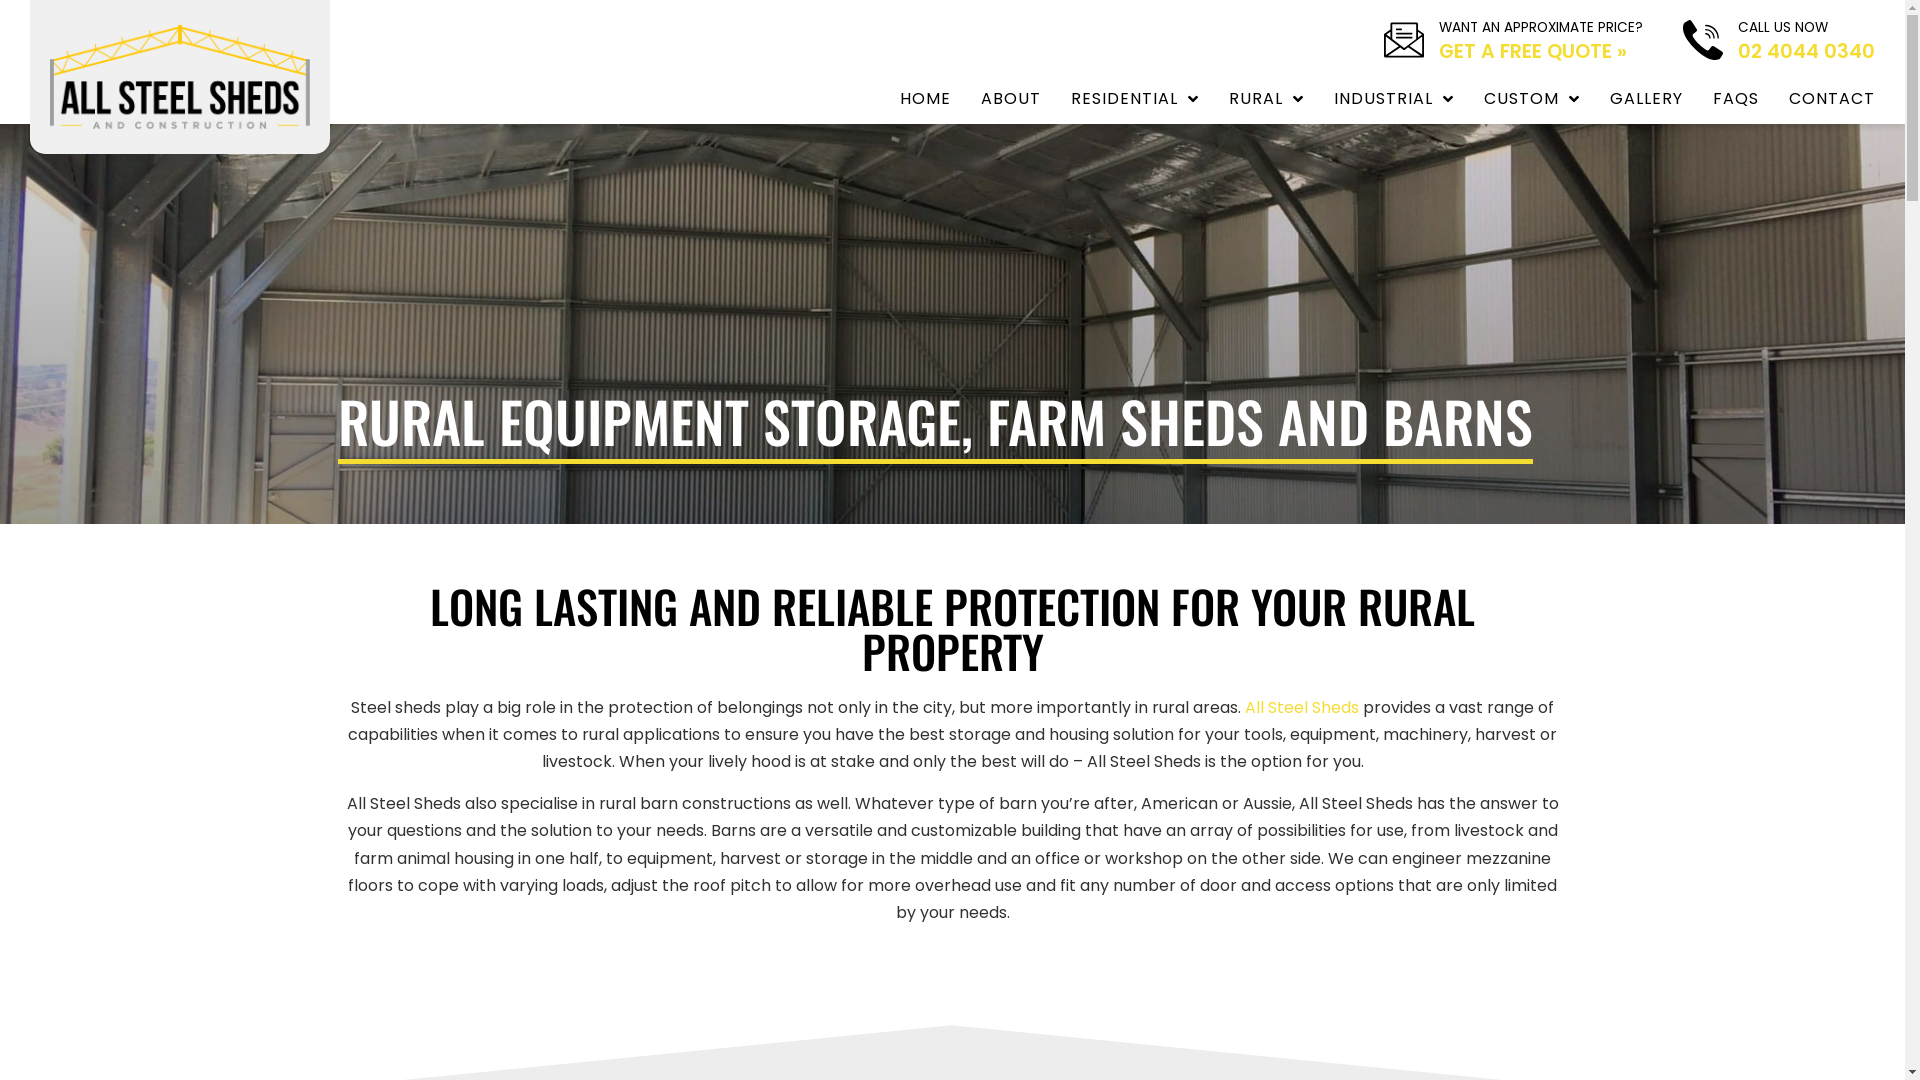  I want to click on 'CALL US NOW', so click(1782, 27).